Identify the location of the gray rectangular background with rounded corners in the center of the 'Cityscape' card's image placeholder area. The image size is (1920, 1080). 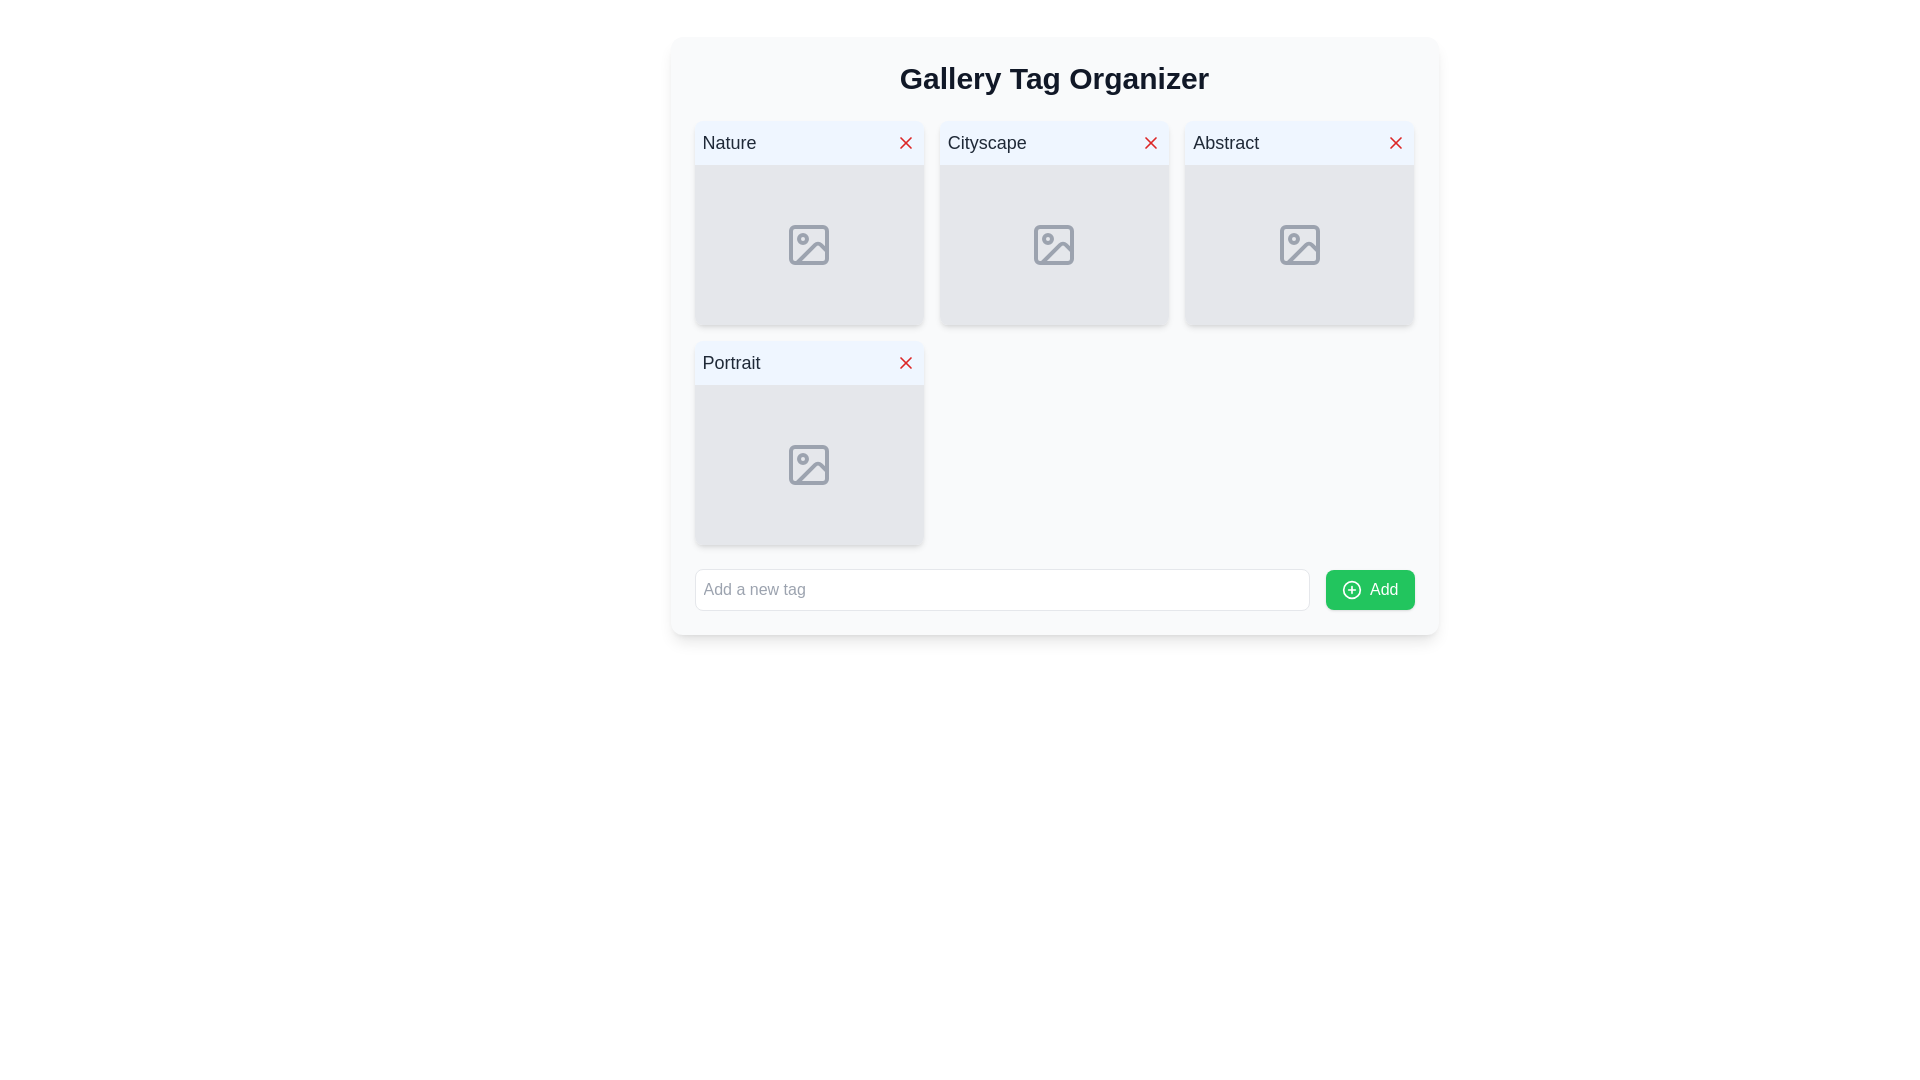
(1053, 244).